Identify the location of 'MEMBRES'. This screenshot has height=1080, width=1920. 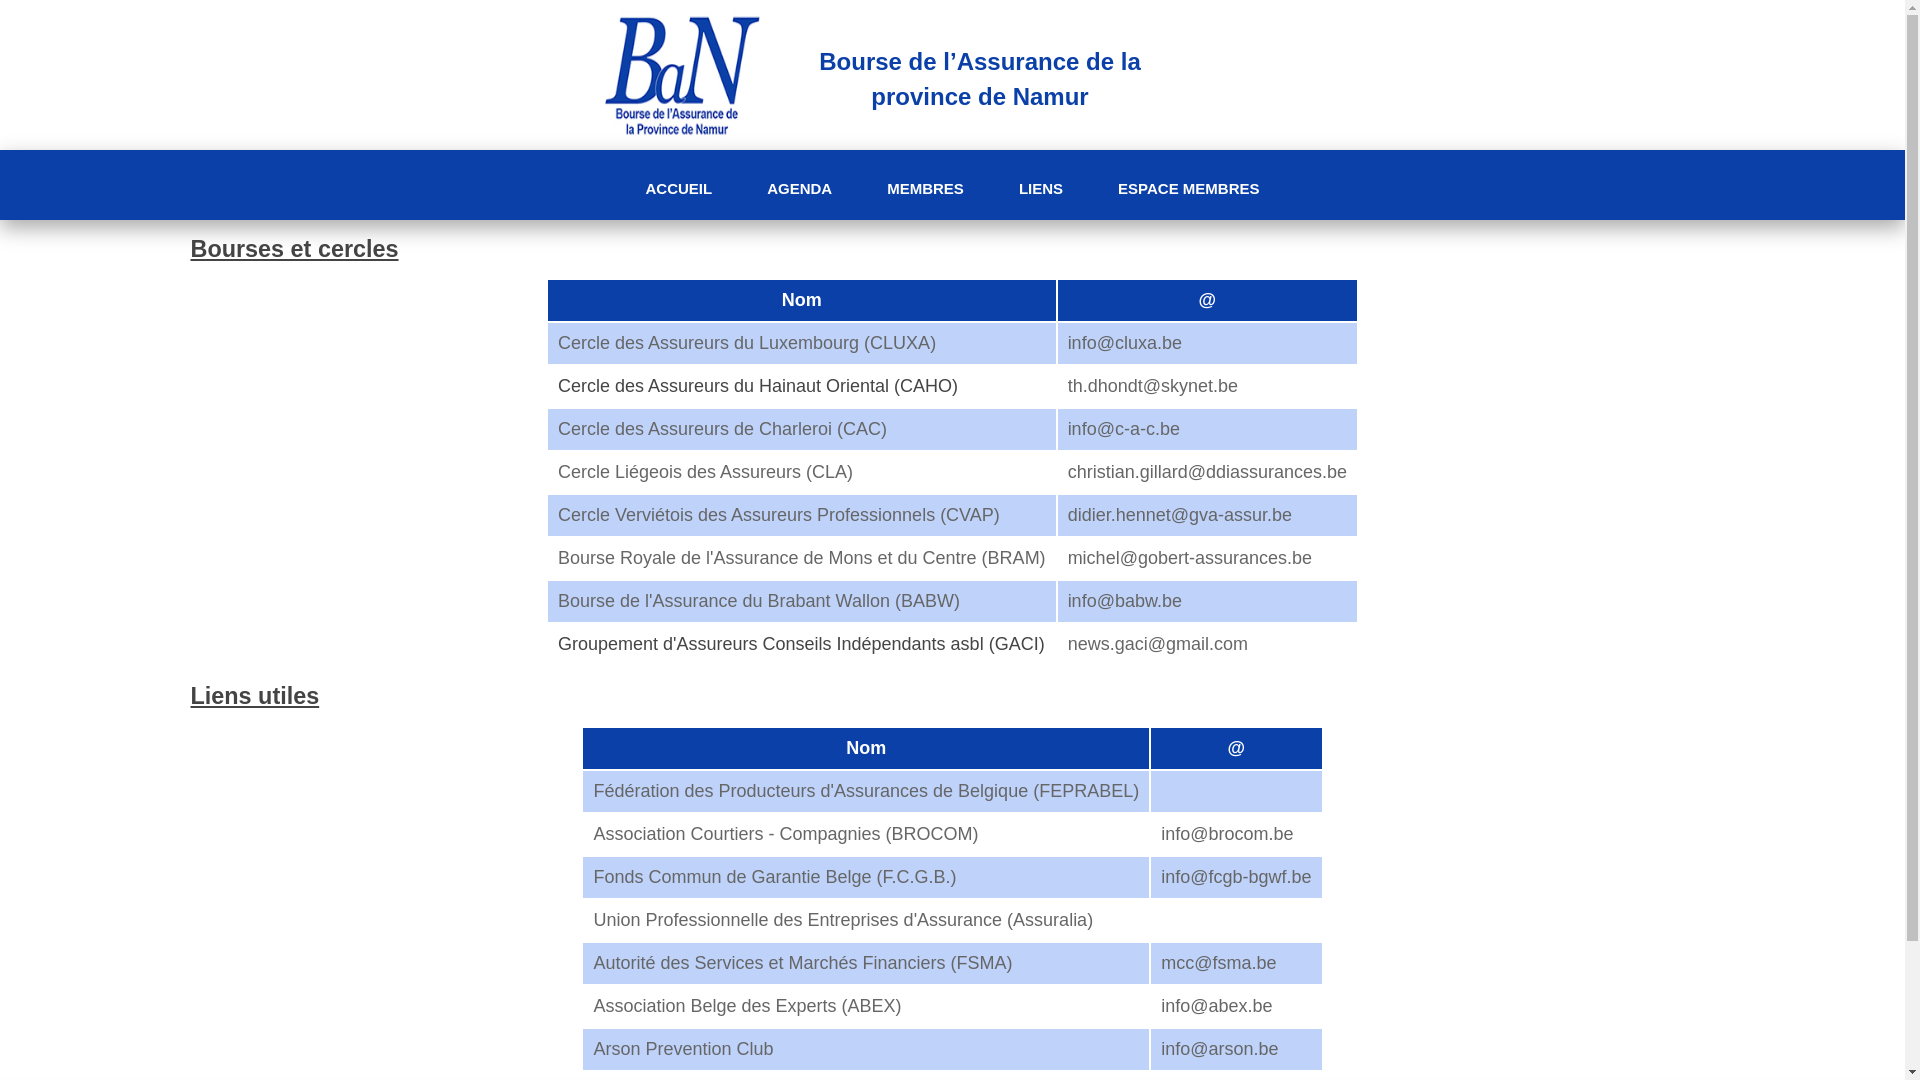
(924, 188).